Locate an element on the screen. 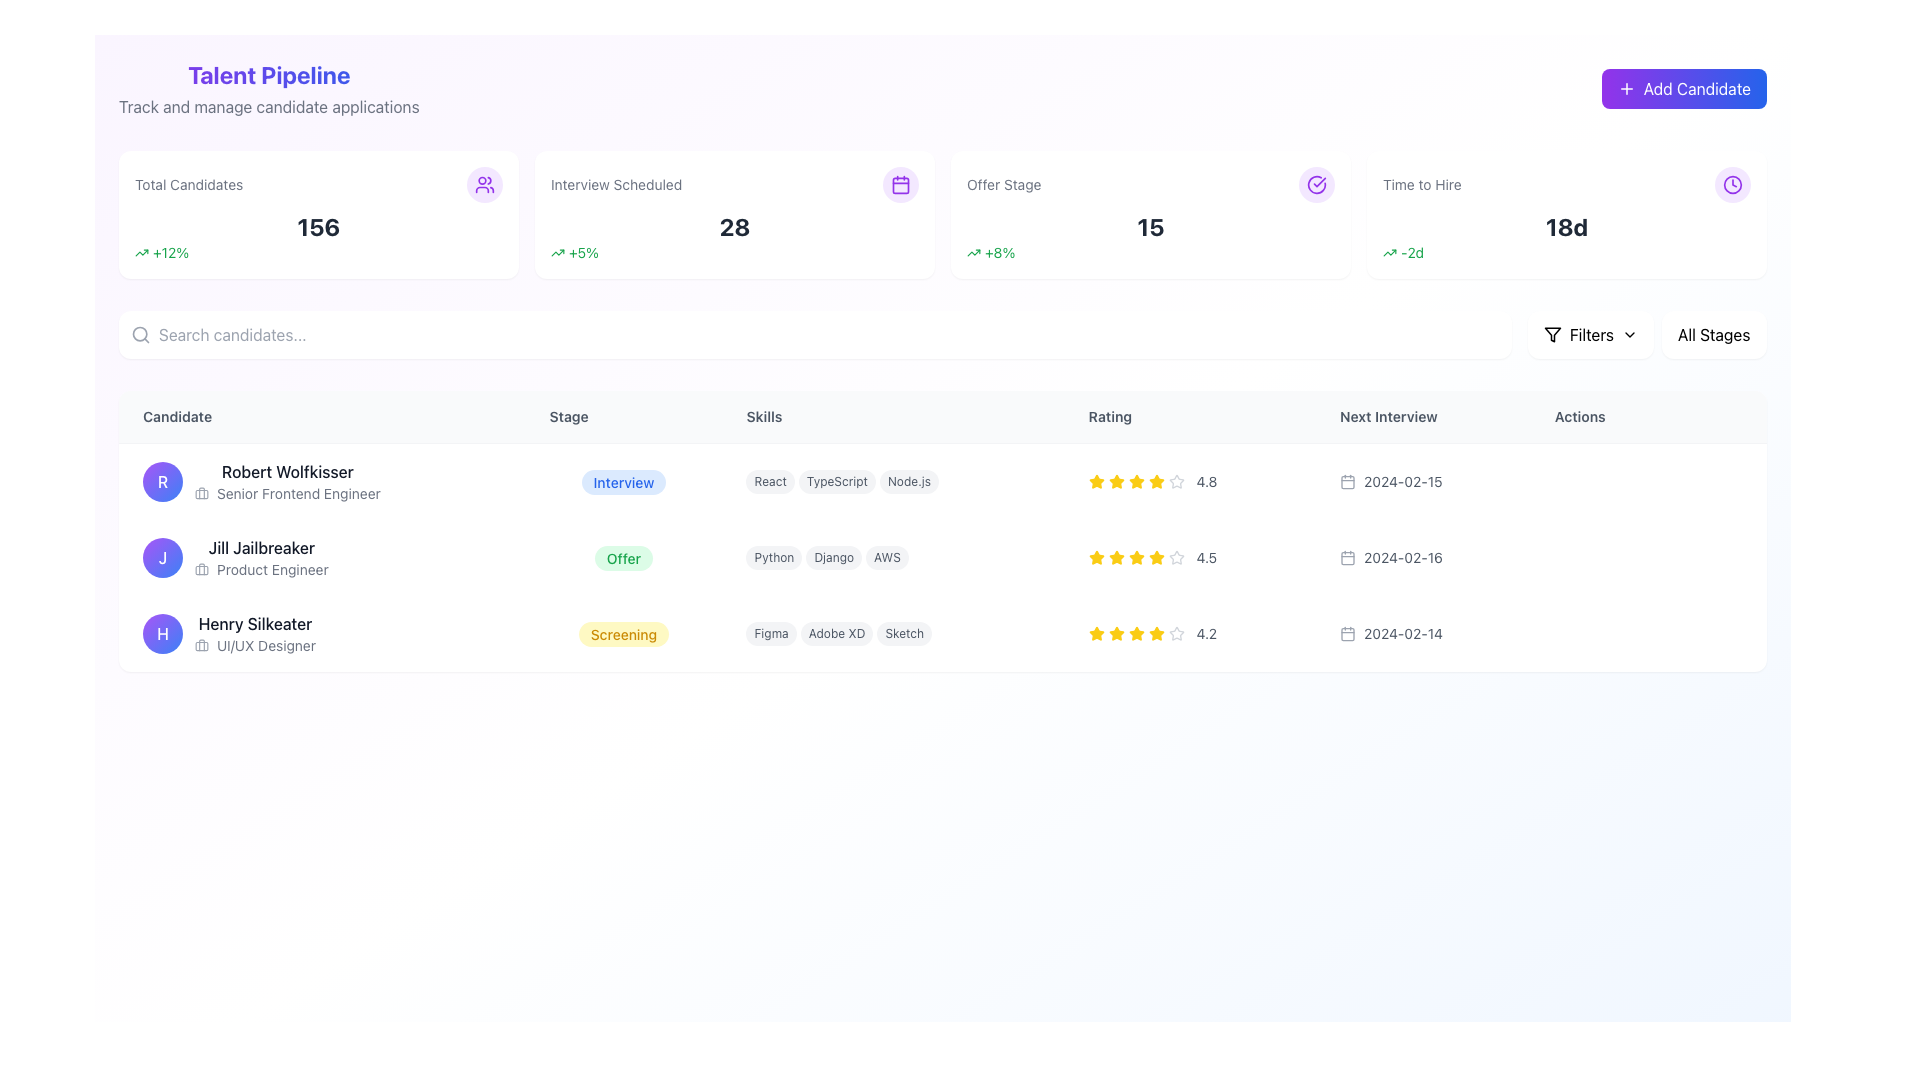 The image size is (1920, 1080). the fifth yellow star icon in the rating system for 'Robert Wolfkisser', located in the Rating column of the table is located at coordinates (1156, 482).